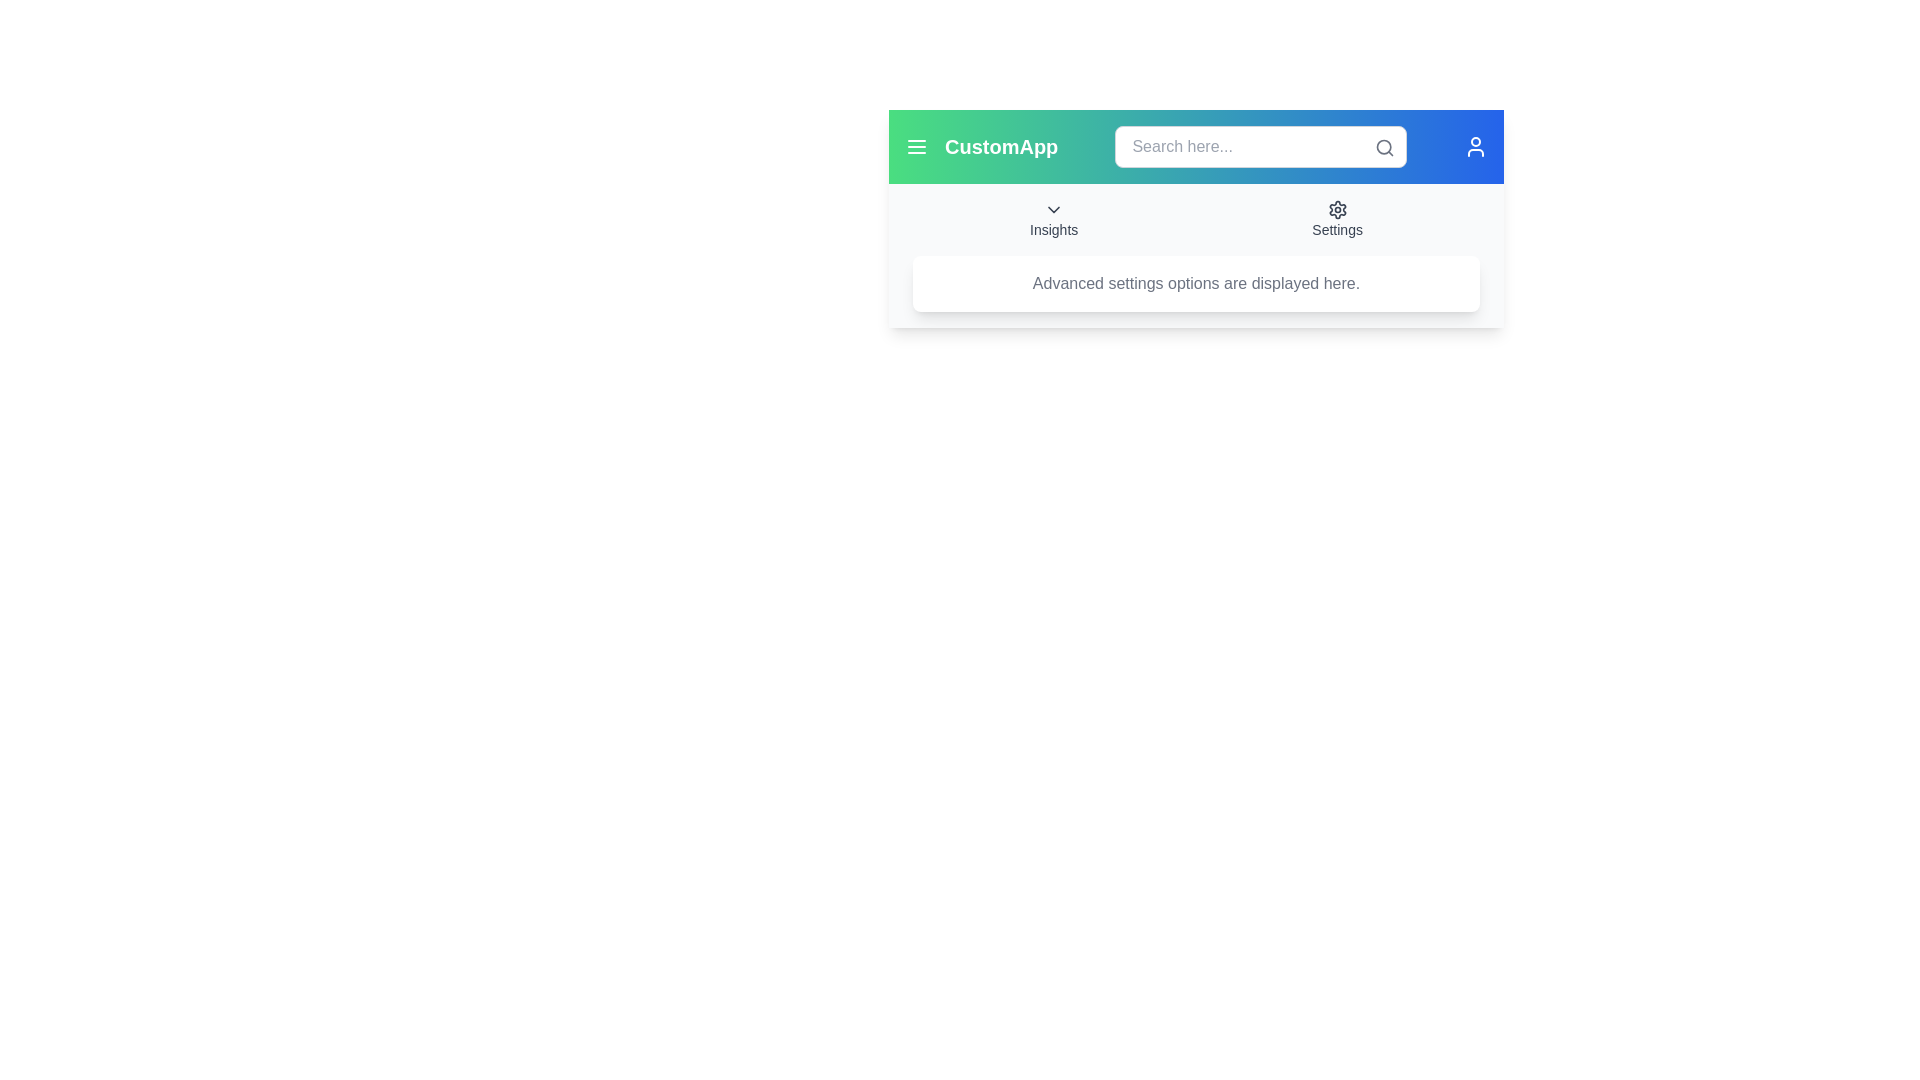  What do you see at coordinates (1337, 219) in the screenshot?
I see `the 'Settings' button, which consists of a gear icon and the text 'Settings' beneath it, located near the top-right side of the menu bar` at bounding box center [1337, 219].